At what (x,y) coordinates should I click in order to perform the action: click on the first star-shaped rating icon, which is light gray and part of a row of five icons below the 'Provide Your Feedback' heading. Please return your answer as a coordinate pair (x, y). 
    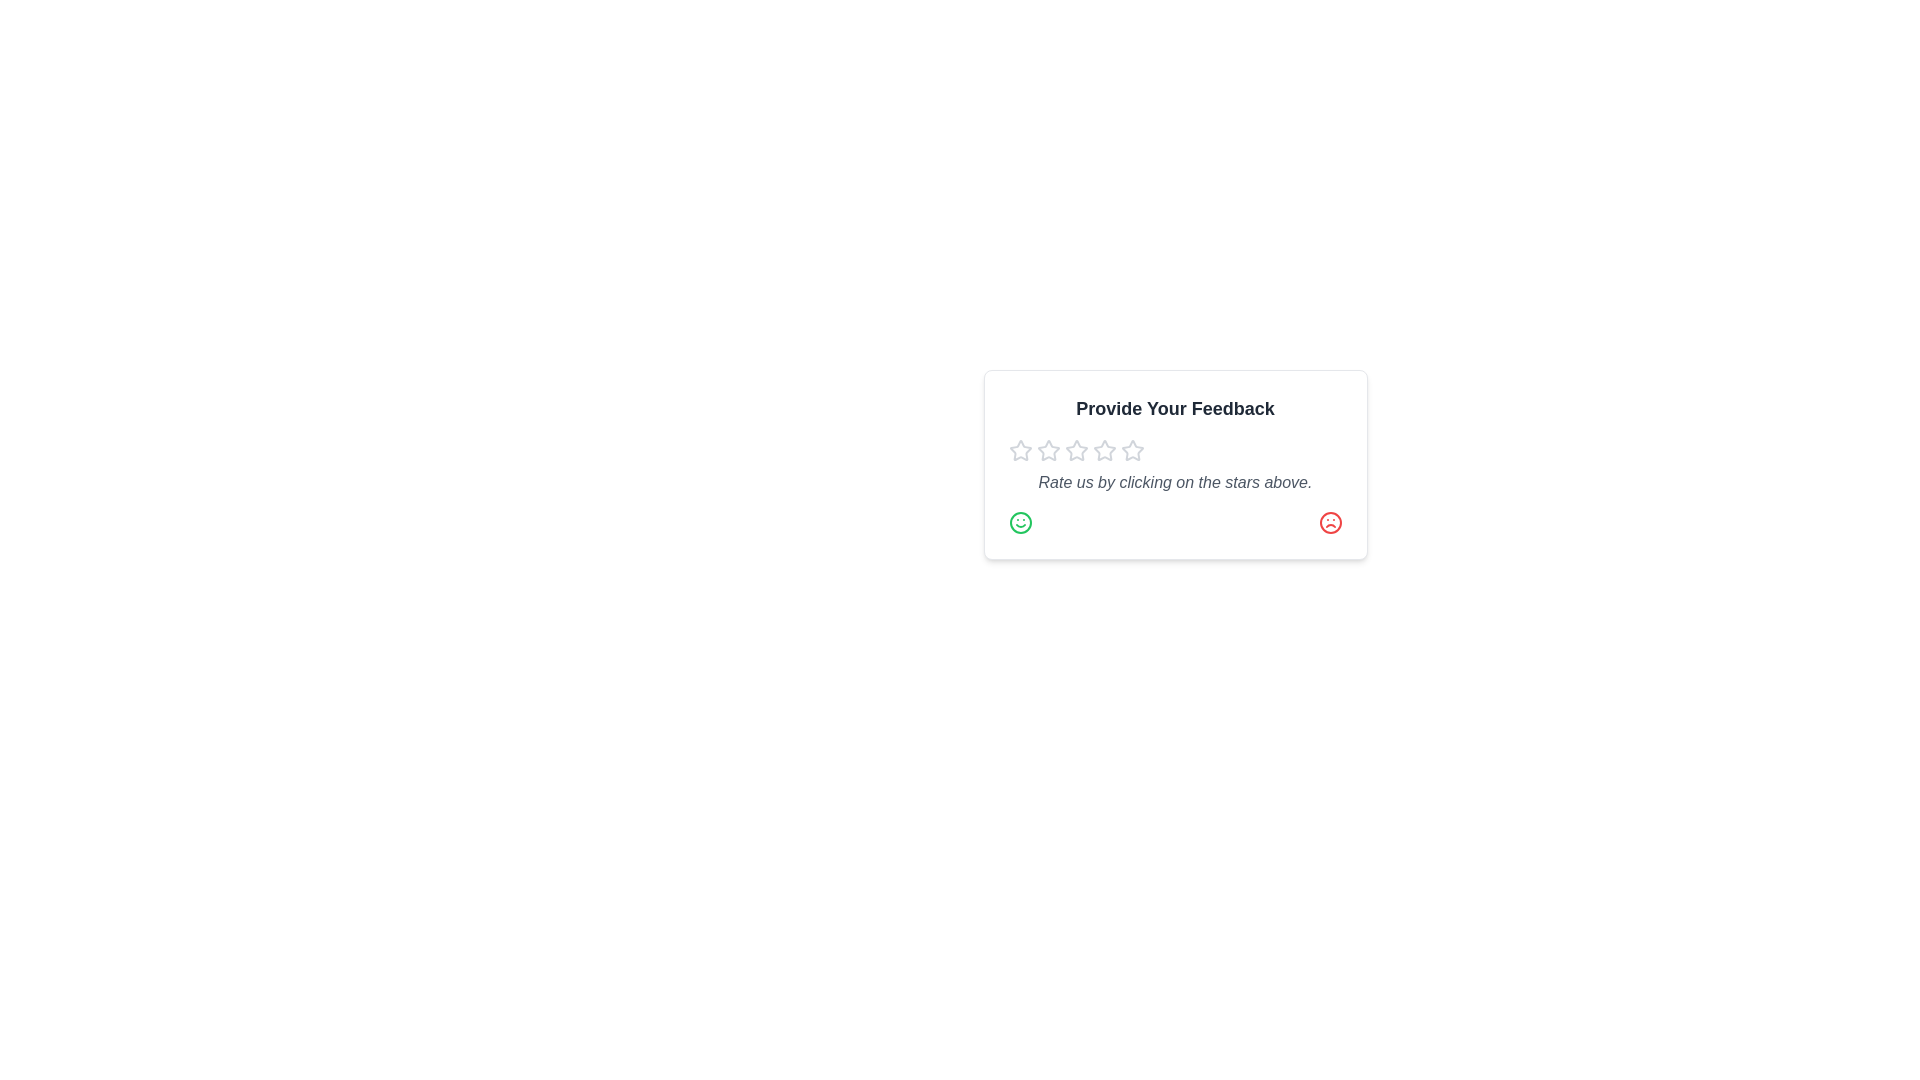
    Looking at the image, I should click on (1047, 450).